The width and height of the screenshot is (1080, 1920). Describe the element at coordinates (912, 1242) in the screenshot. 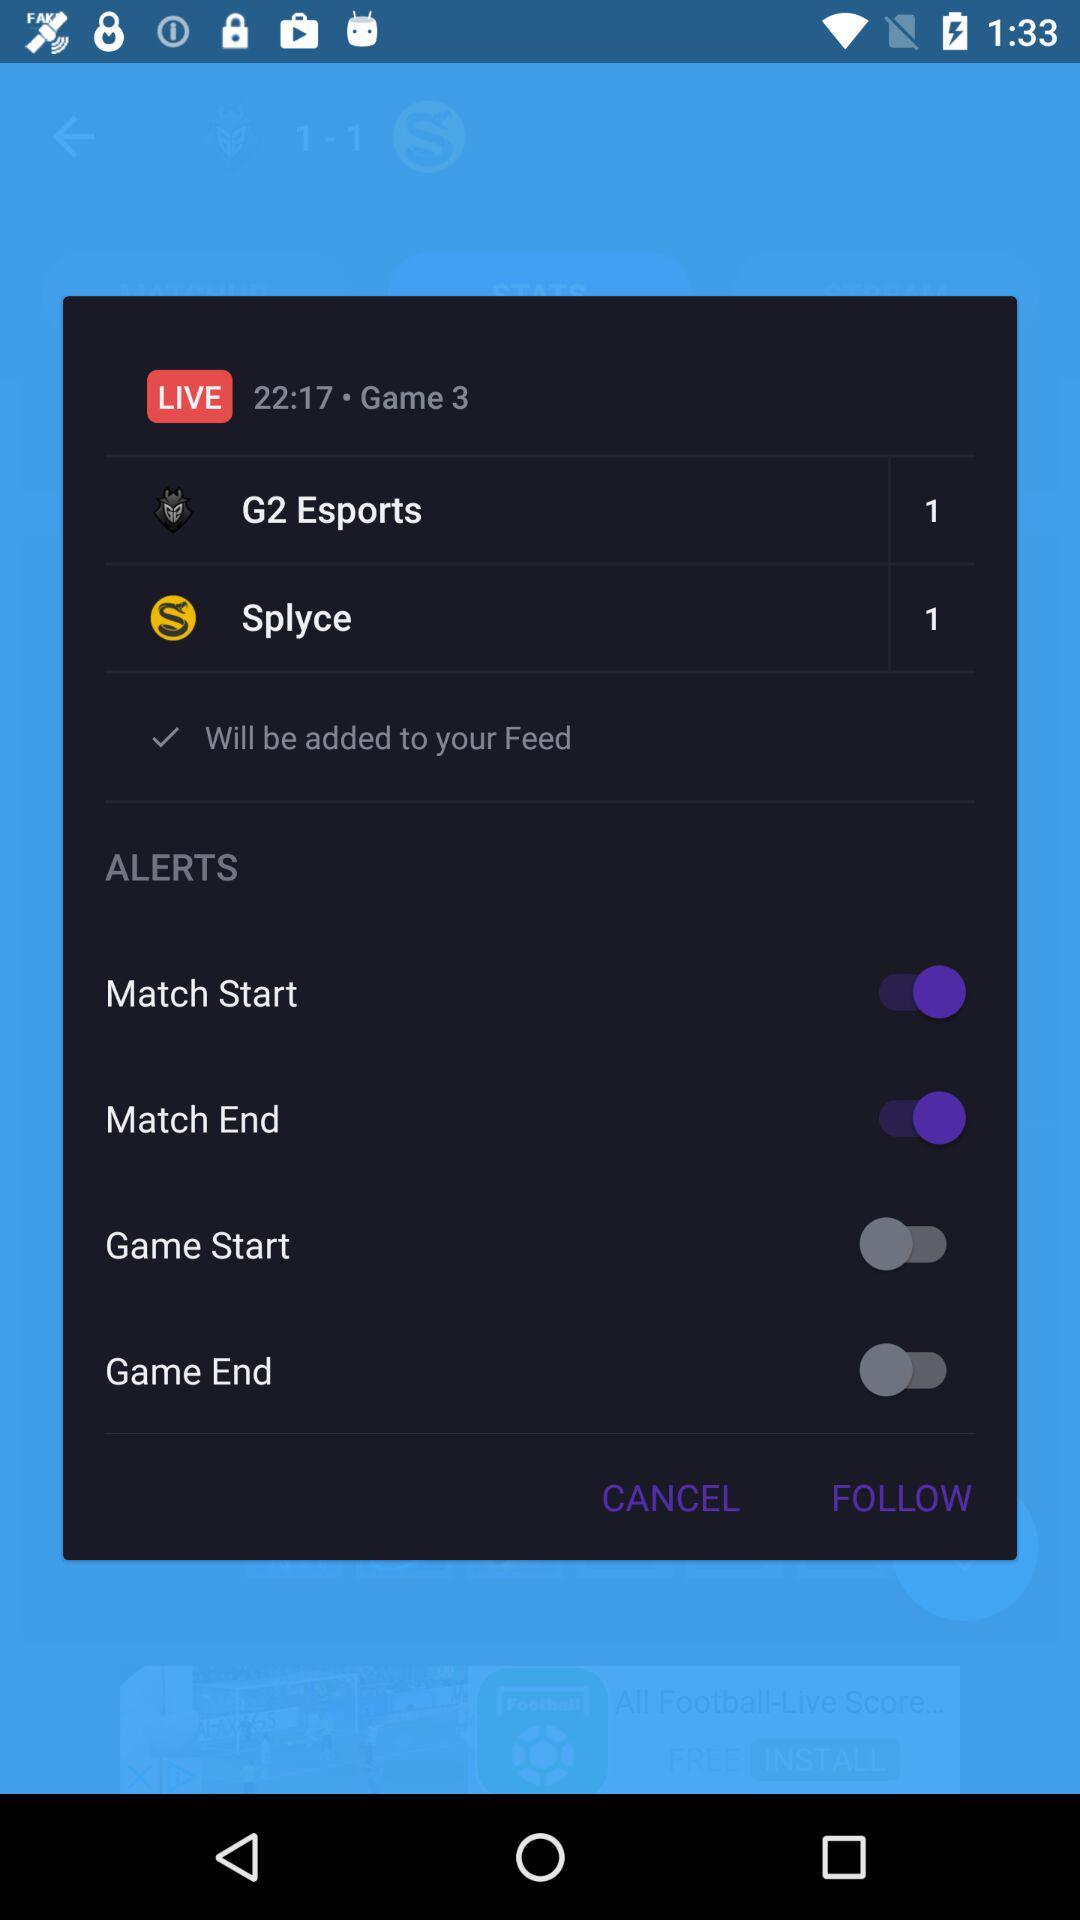

I see `it is on/of key` at that location.